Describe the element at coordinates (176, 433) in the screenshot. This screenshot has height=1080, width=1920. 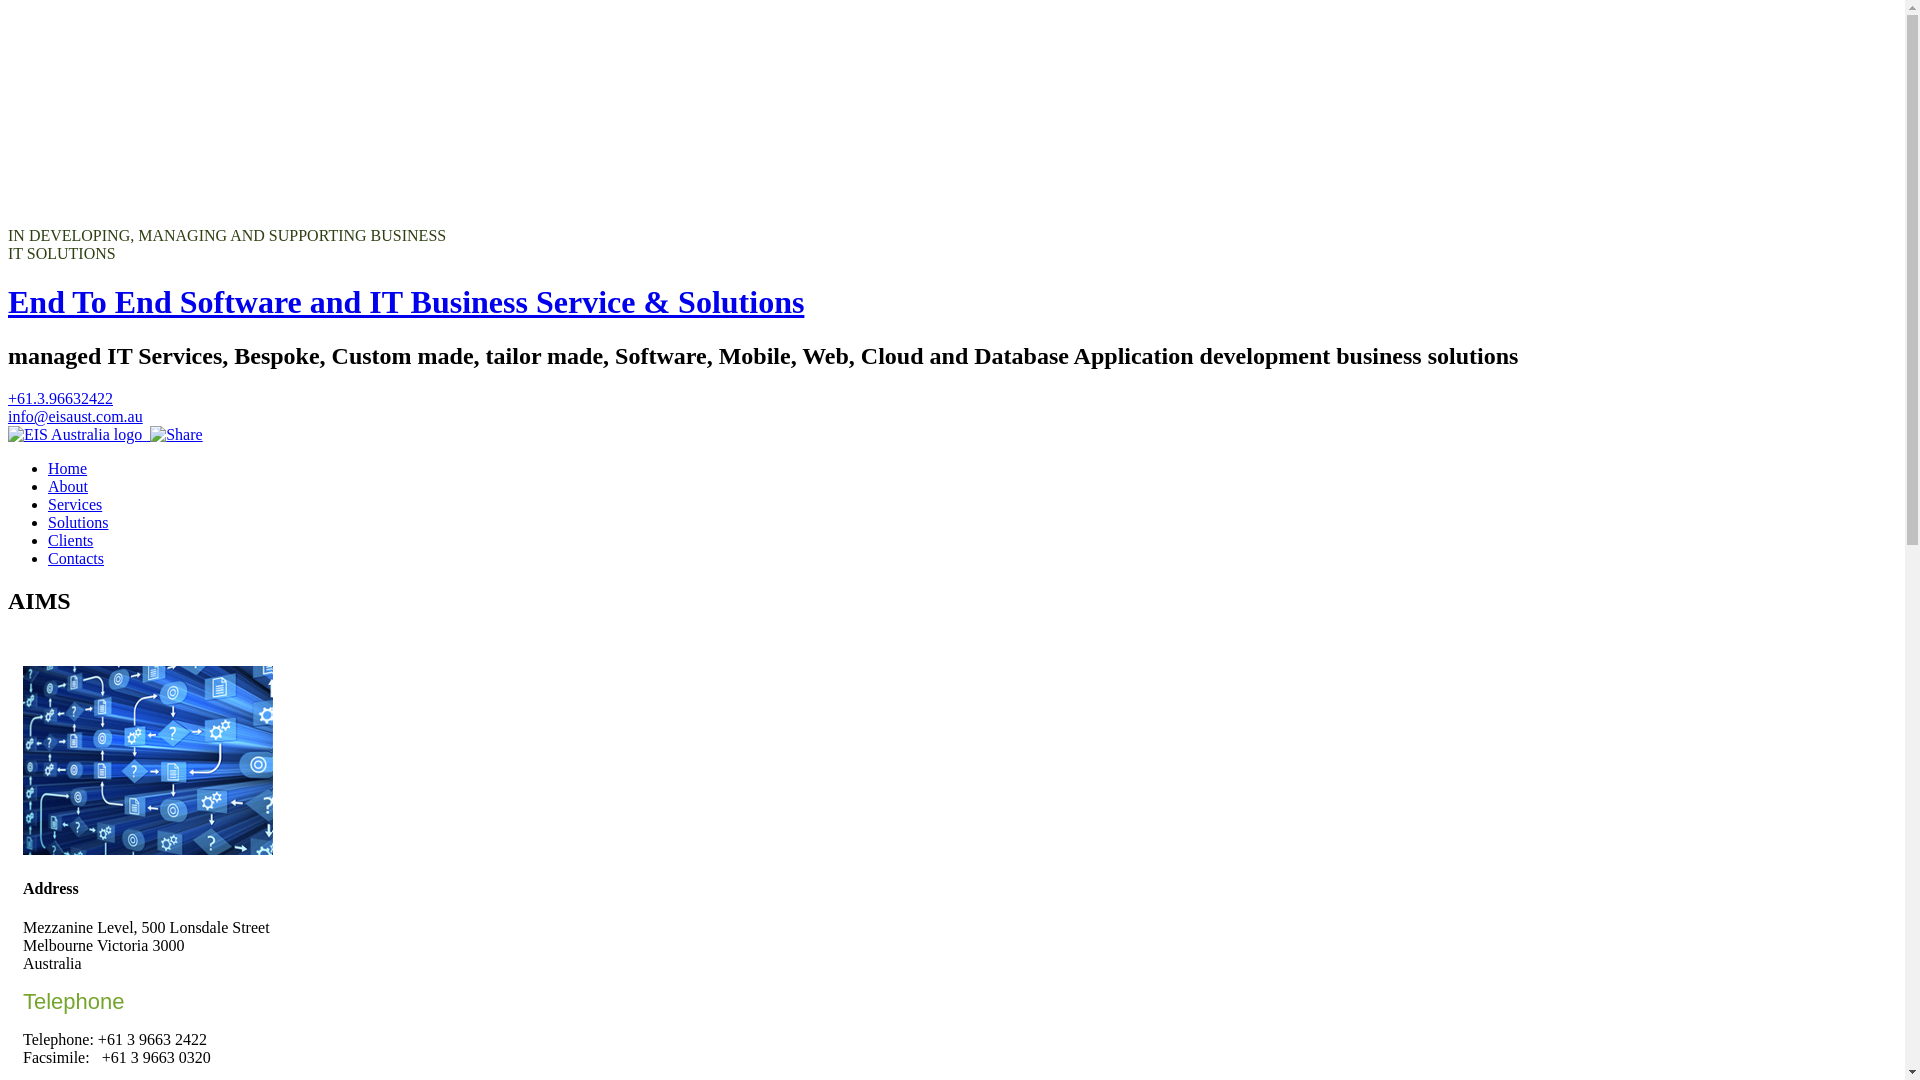
I see `'Share this site via email'` at that location.